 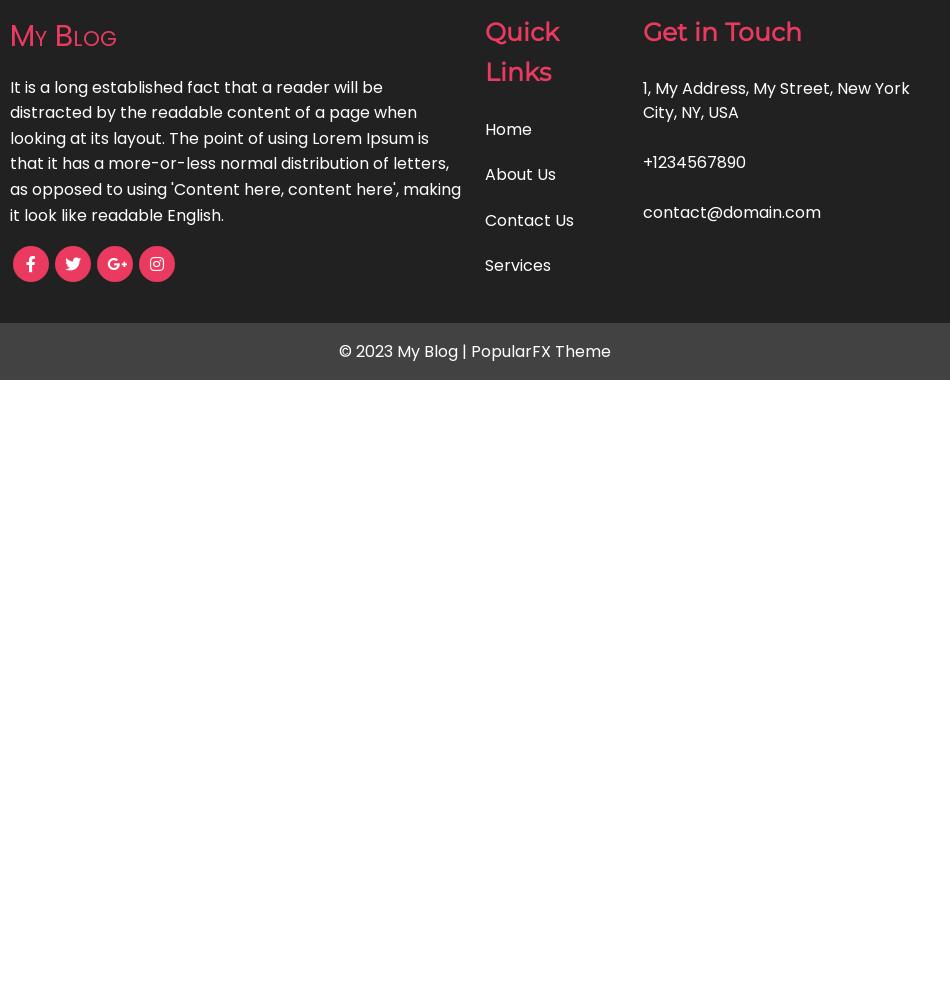 What do you see at coordinates (541, 349) in the screenshot?
I see `'PopularFX Theme'` at bounding box center [541, 349].